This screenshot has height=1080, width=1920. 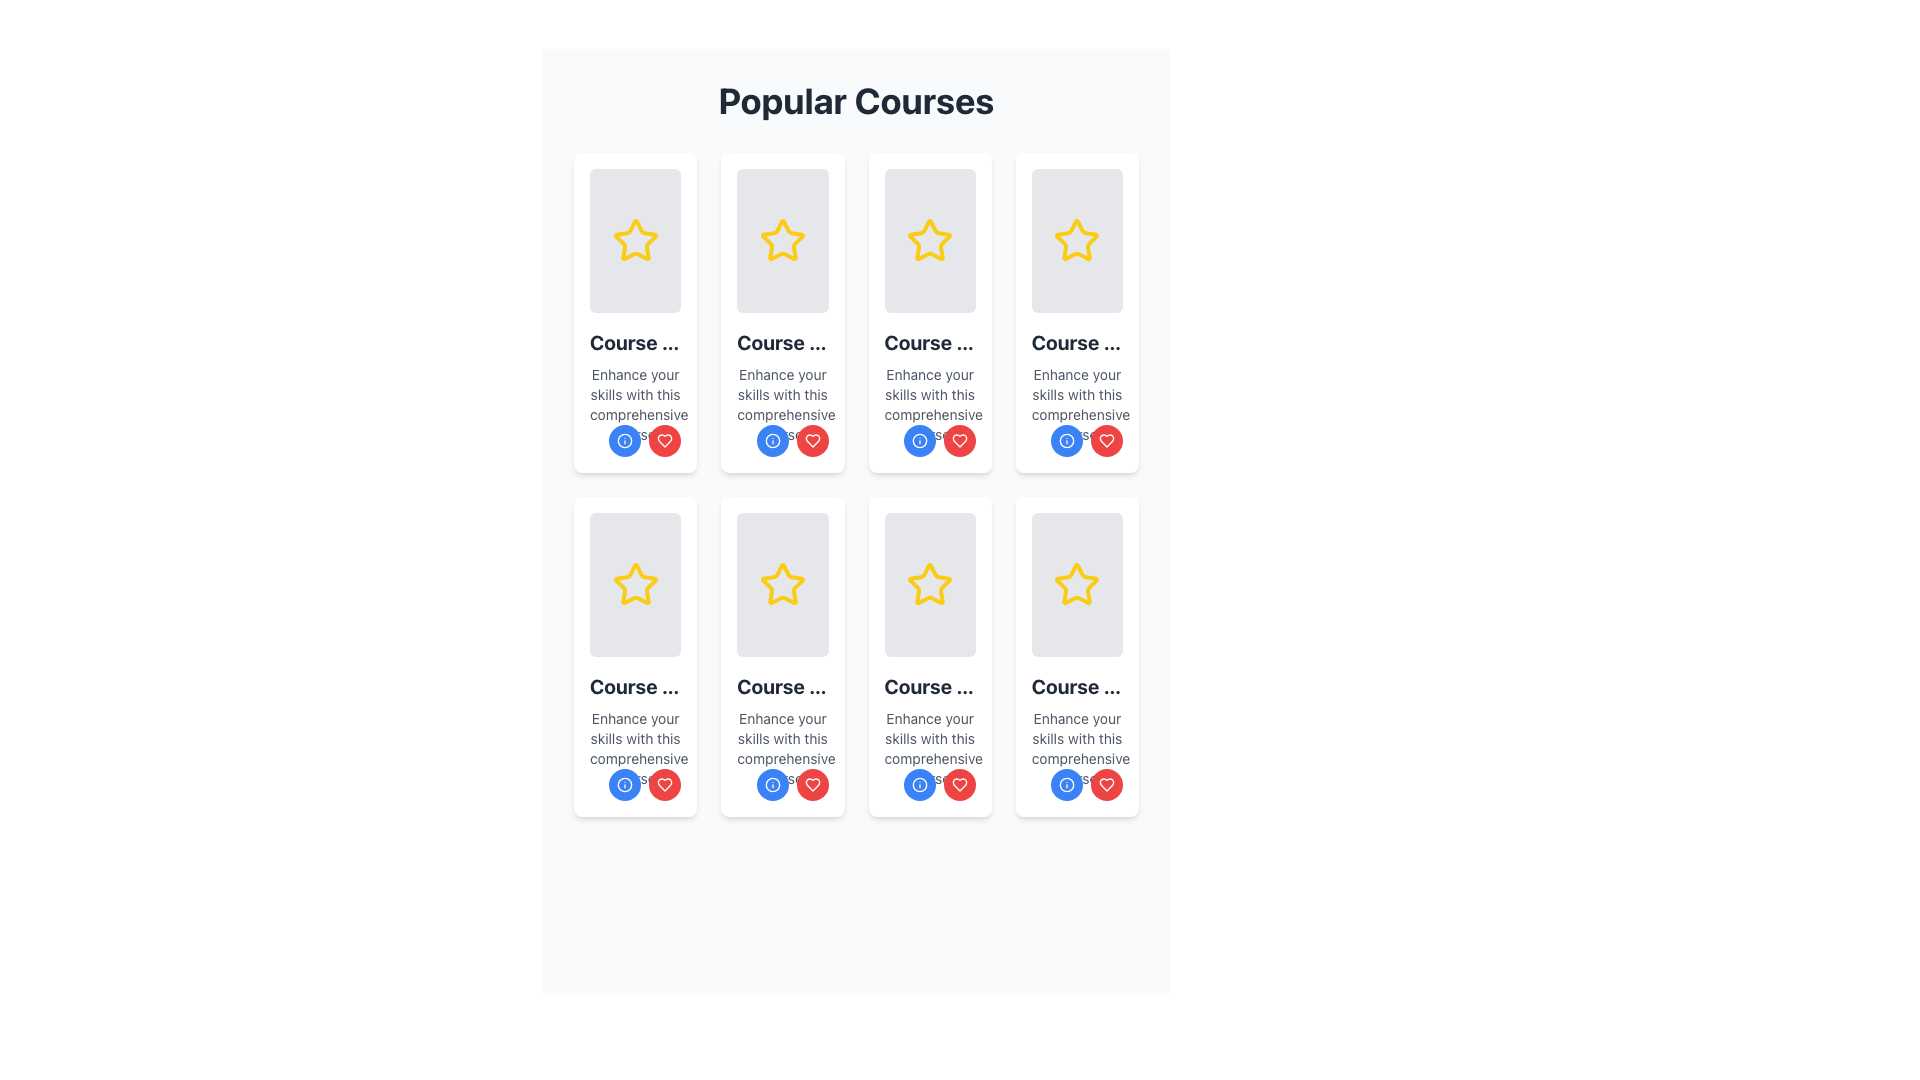 I want to click on the yellow star icon located in the upper section of the card component in the second column of the first row in the grid layout, so click(x=781, y=239).